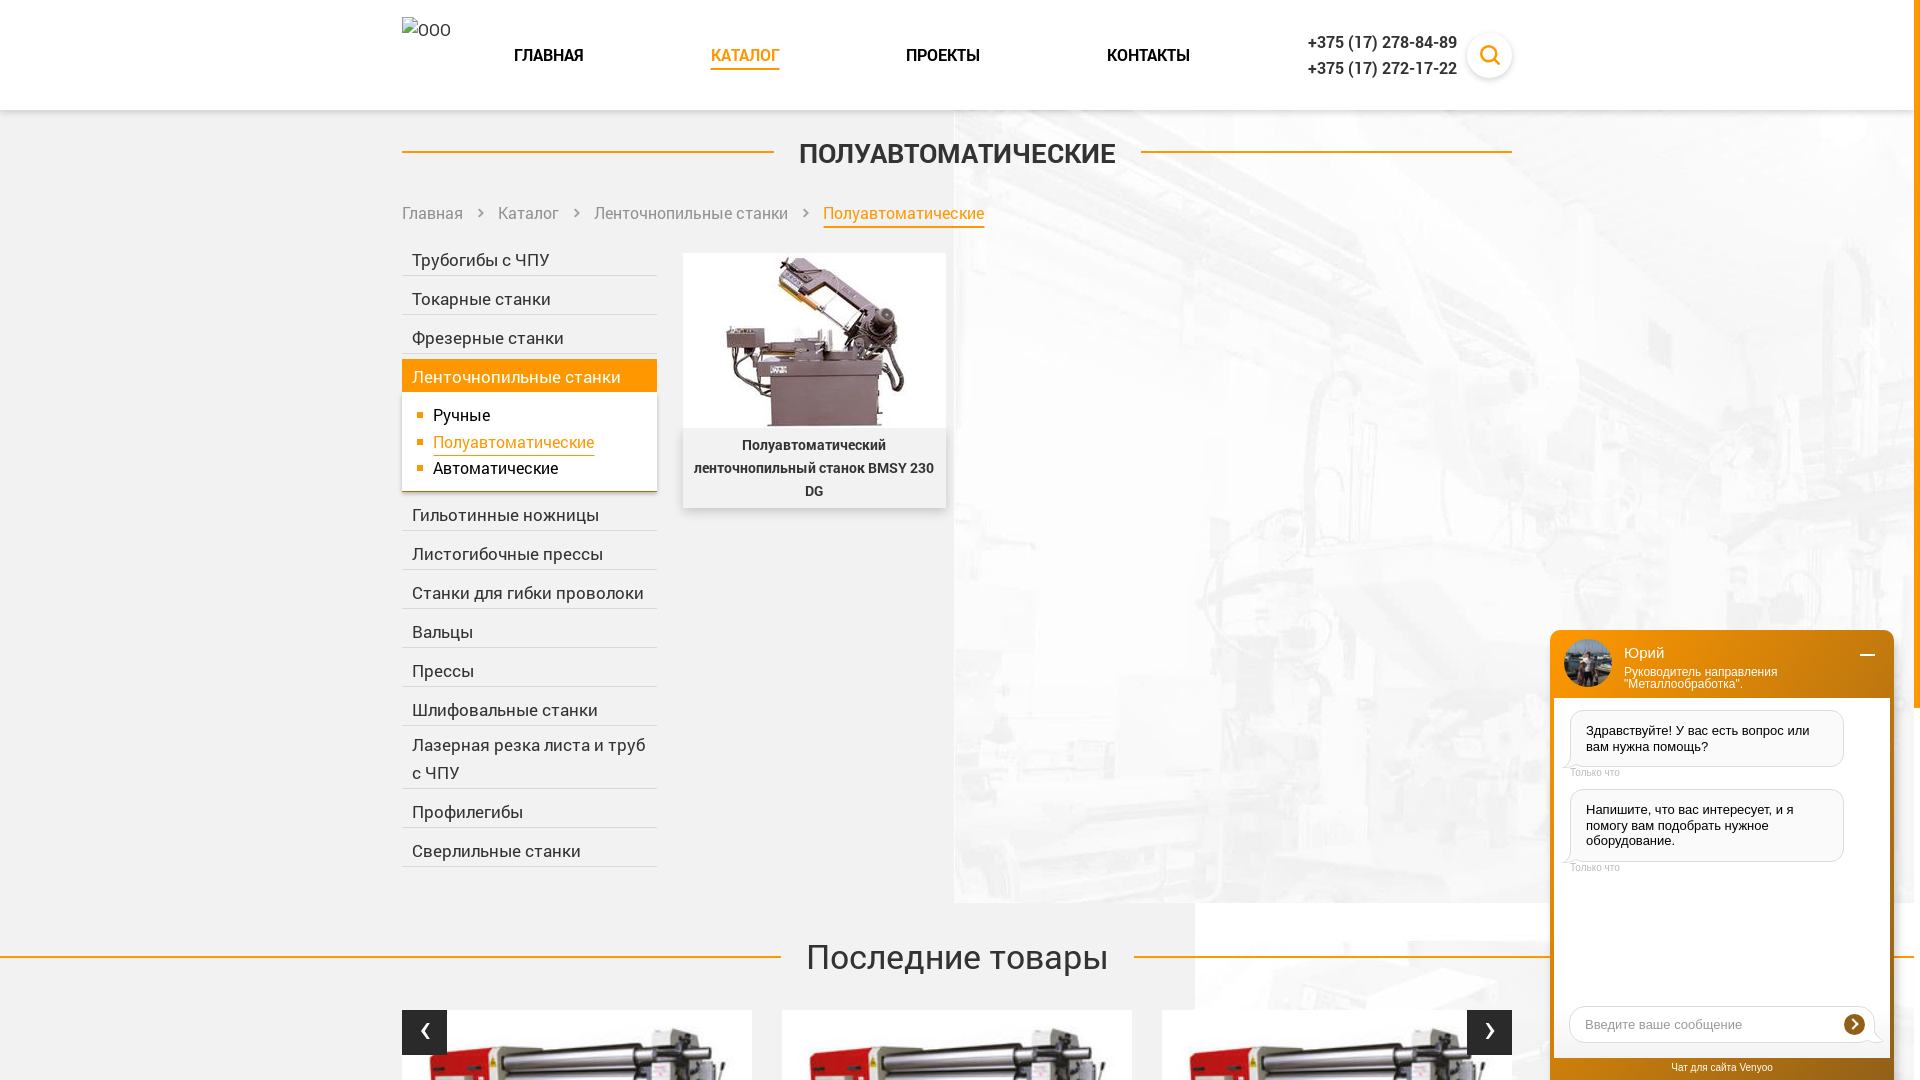 Image resolution: width=1920 pixels, height=1080 pixels. I want to click on '+375 (17) 272-17-22', so click(1381, 67).